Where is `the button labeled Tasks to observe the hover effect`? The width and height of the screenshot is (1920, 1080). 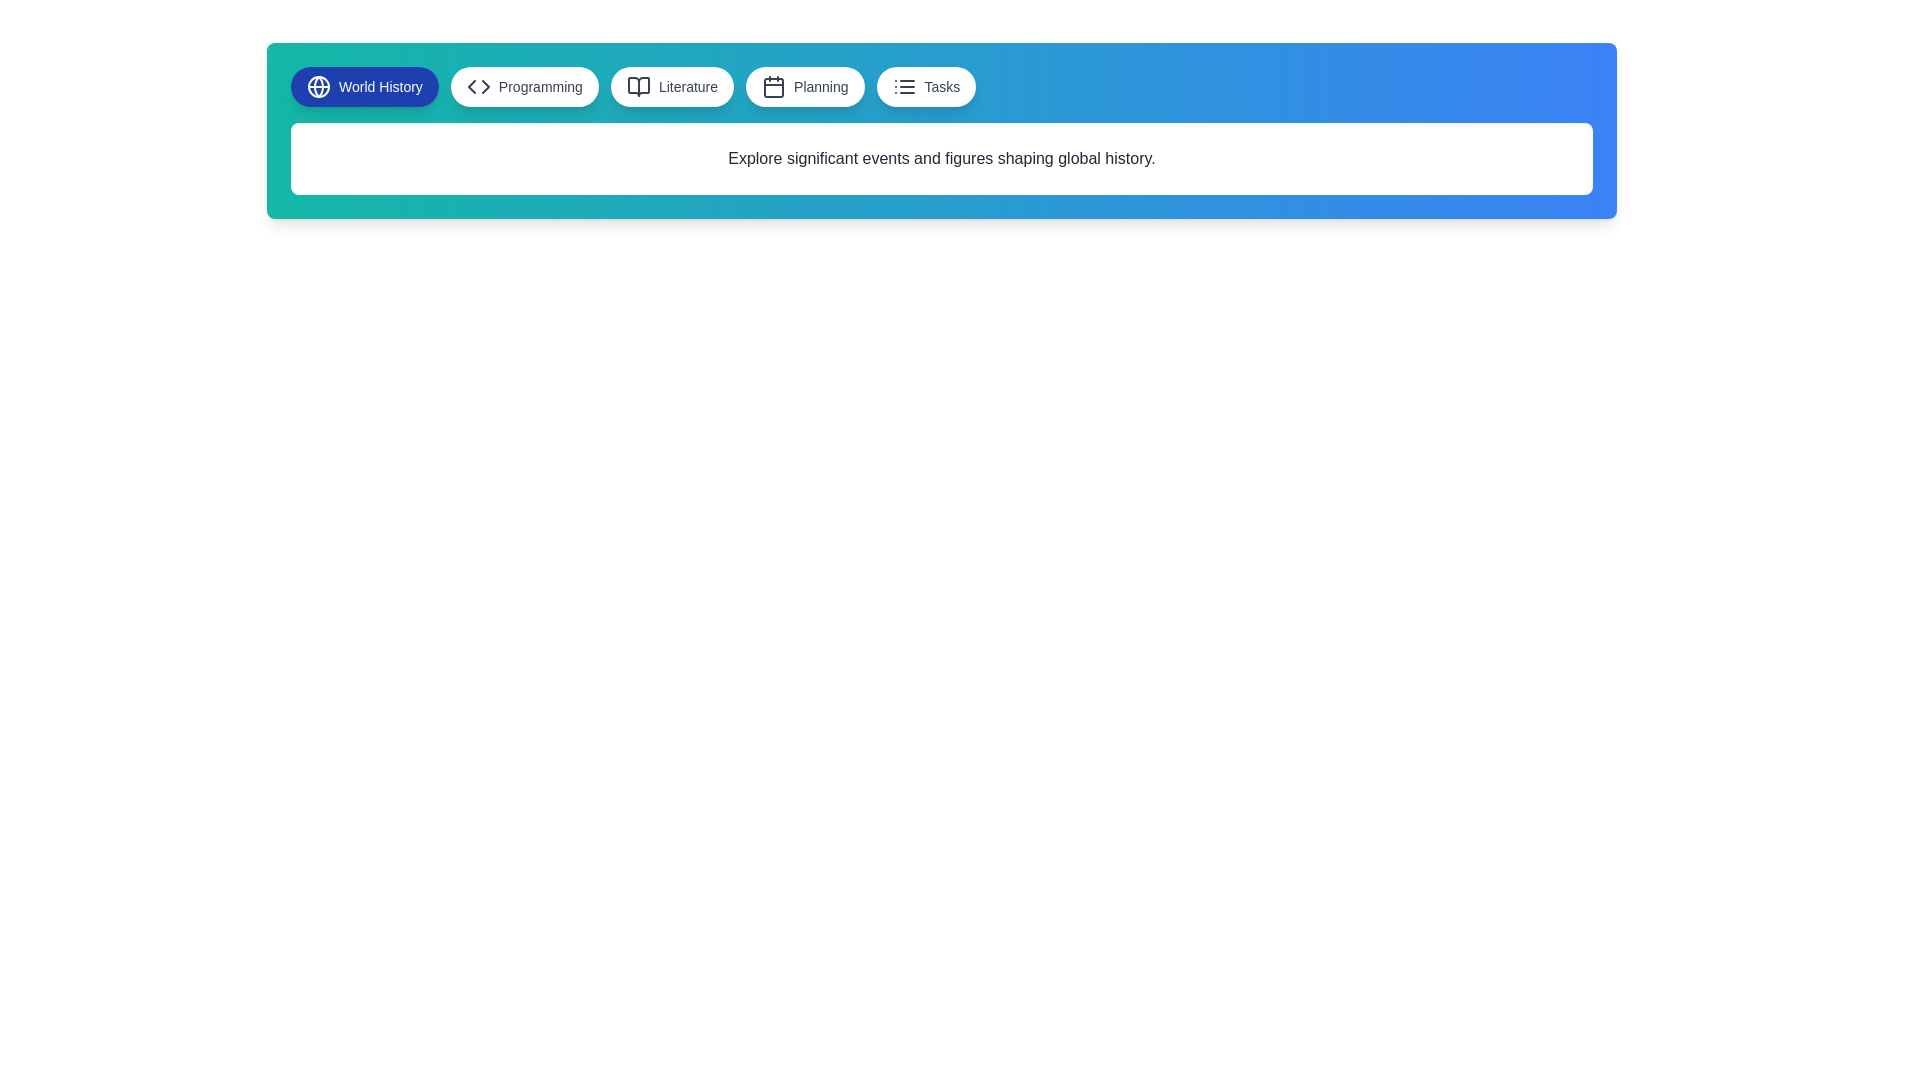
the button labeled Tasks to observe the hover effect is located at coordinates (925, 86).